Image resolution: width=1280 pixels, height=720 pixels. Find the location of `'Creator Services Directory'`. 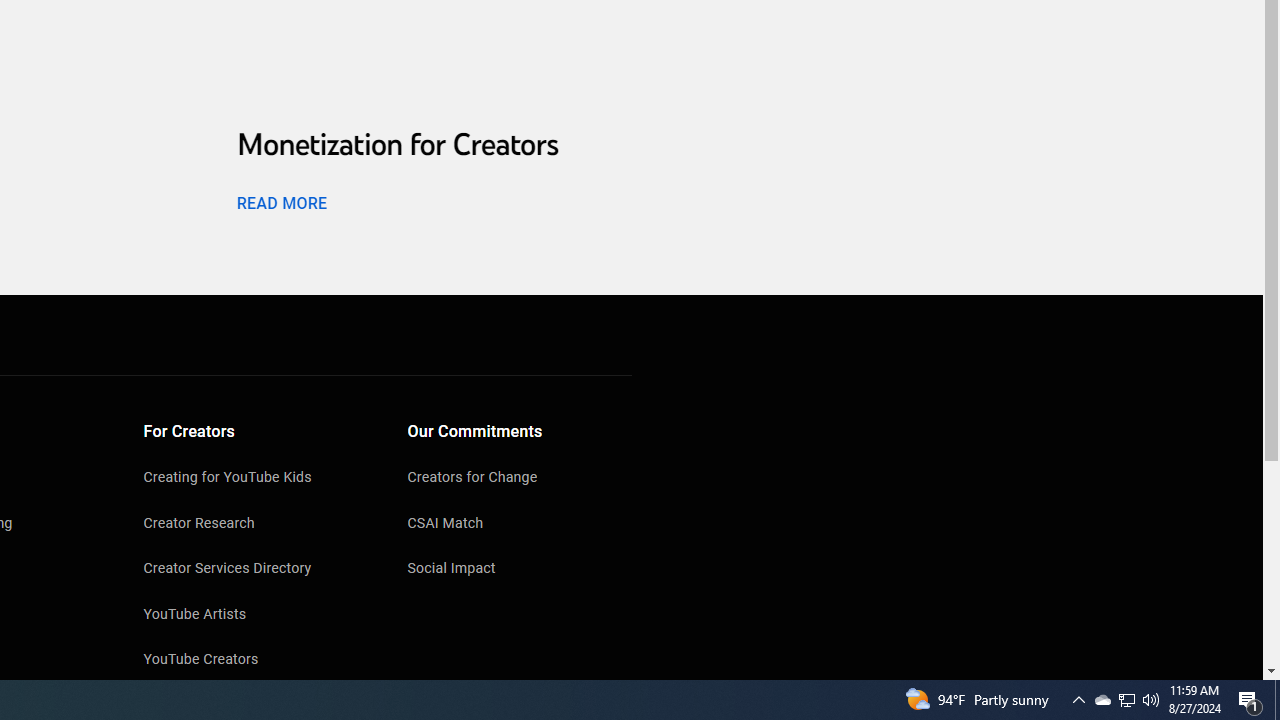

'Creator Services Directory' is located at coordinates (255, 570).